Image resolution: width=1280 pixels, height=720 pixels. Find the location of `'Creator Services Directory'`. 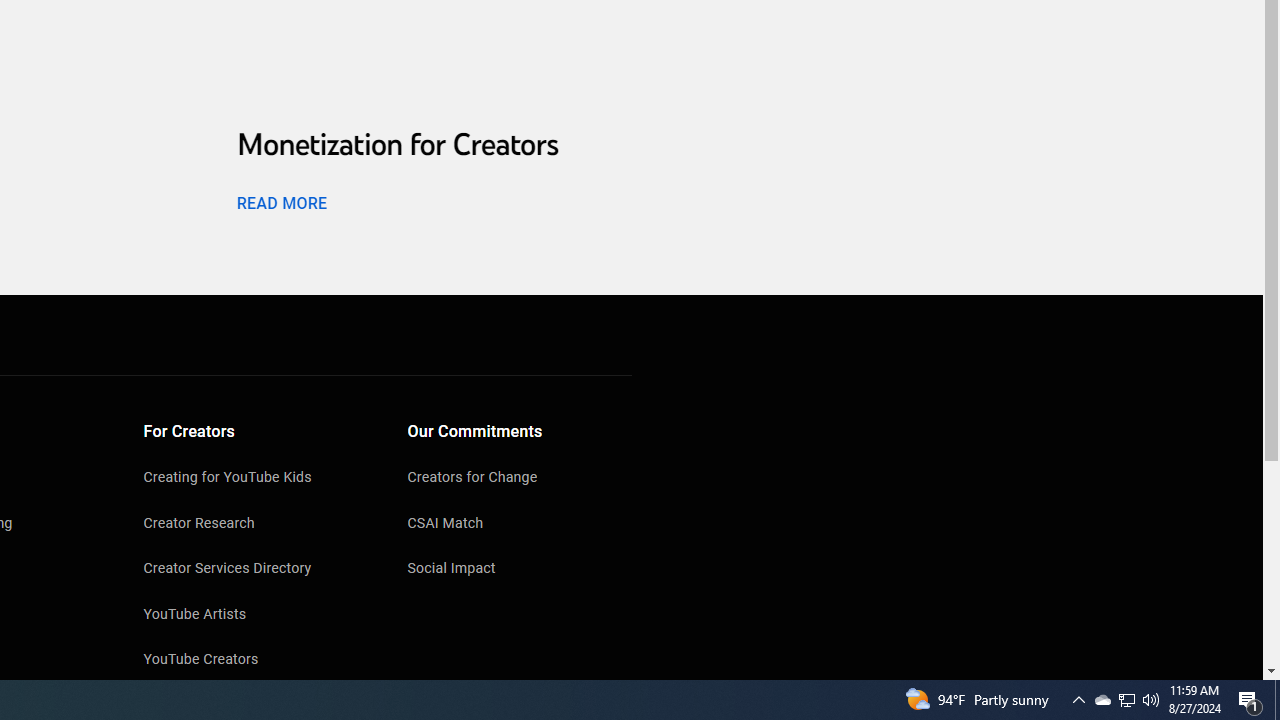

'Creator Services Directory' is located at coordinates (255, 570).